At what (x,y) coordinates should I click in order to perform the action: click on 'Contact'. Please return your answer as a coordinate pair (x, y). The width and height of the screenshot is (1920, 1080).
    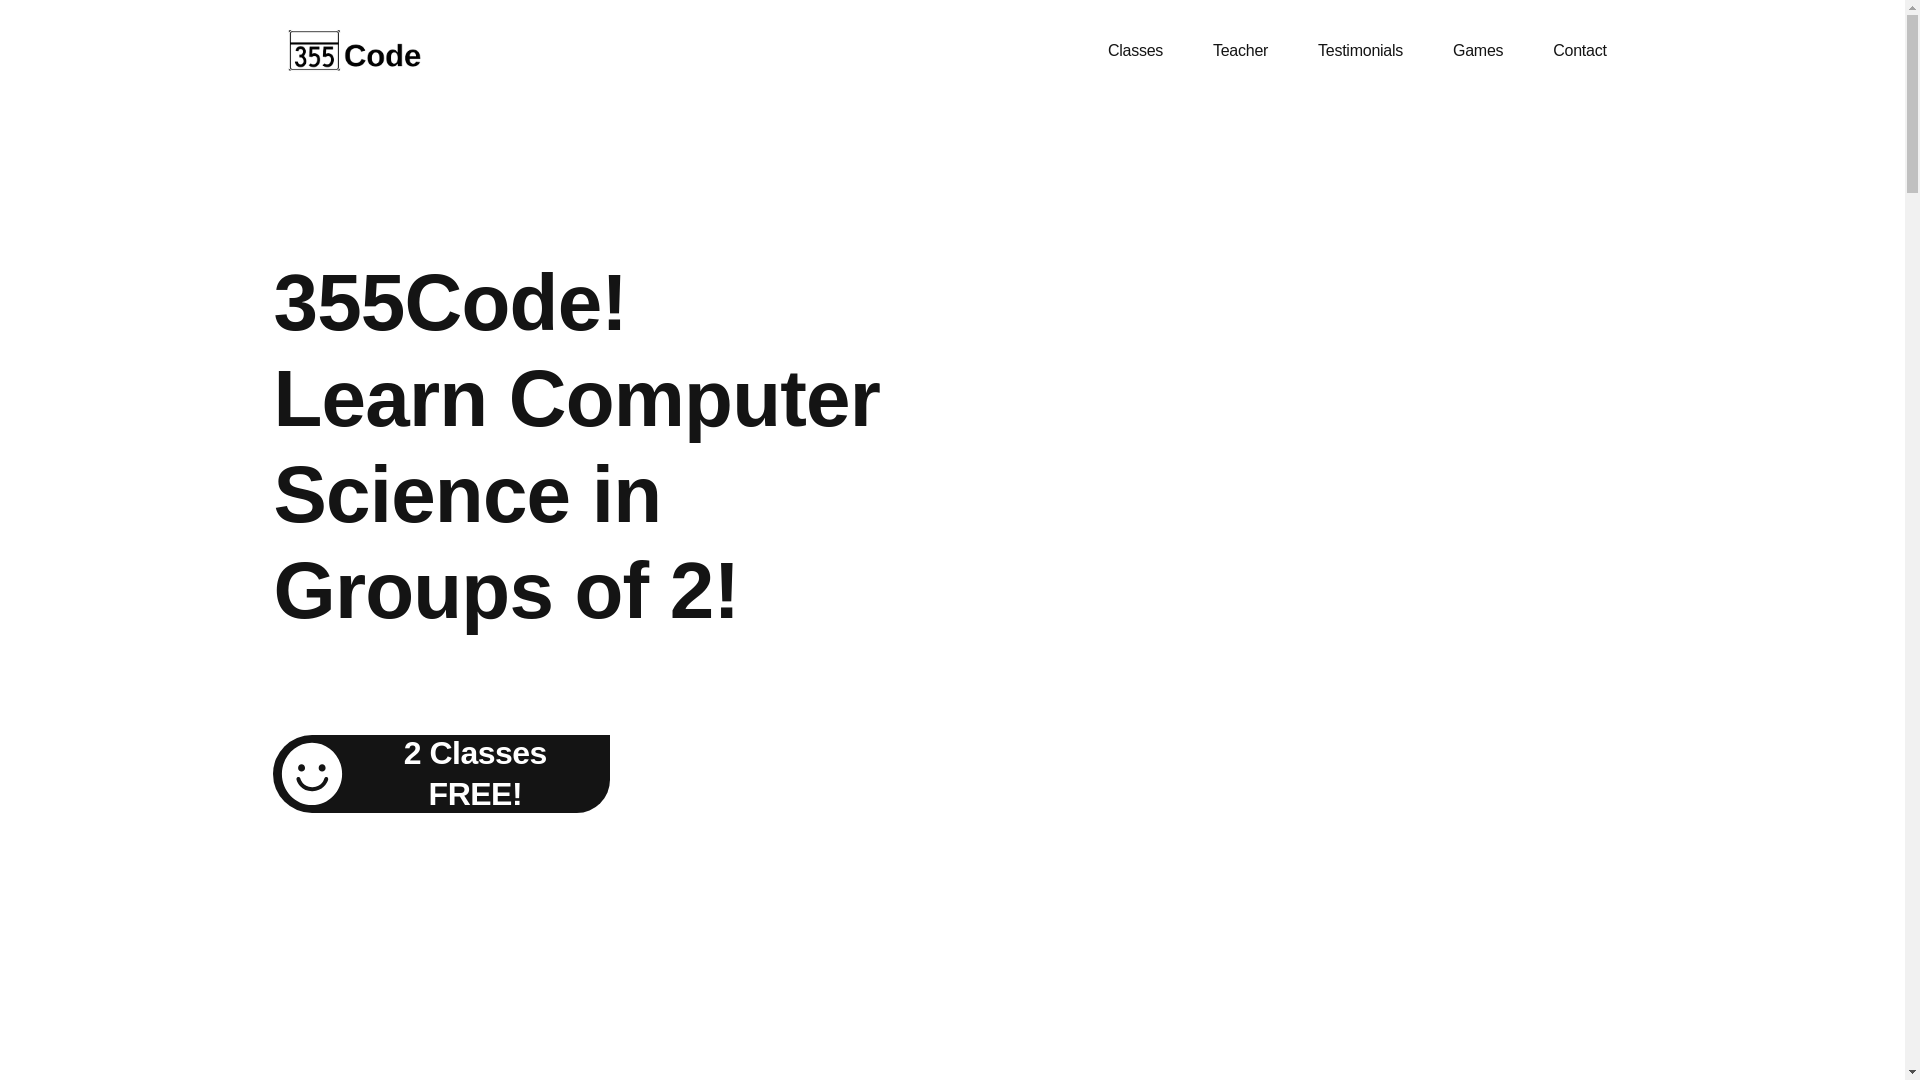
    Looking at the image, I should click on (1578, 49).